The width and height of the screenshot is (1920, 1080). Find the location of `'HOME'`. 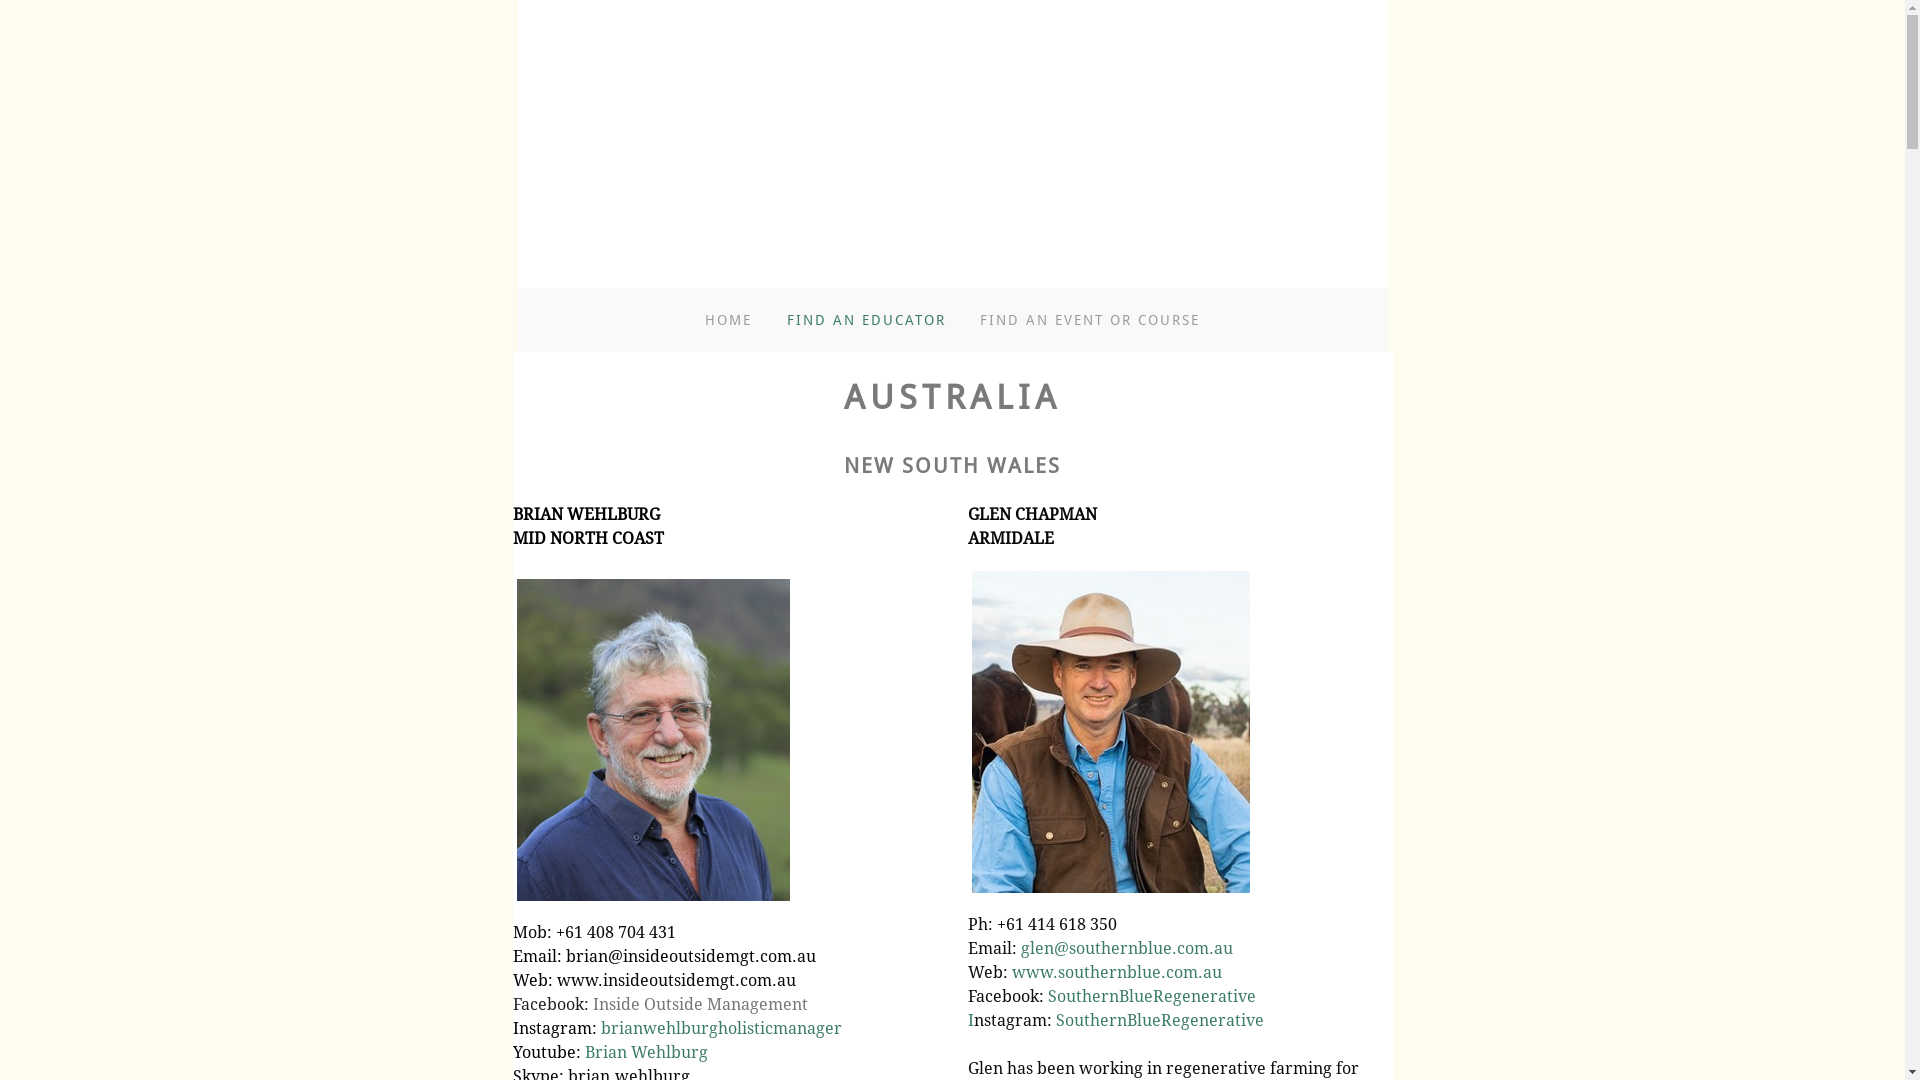

'HOME' is located at coordinates (705, 319).